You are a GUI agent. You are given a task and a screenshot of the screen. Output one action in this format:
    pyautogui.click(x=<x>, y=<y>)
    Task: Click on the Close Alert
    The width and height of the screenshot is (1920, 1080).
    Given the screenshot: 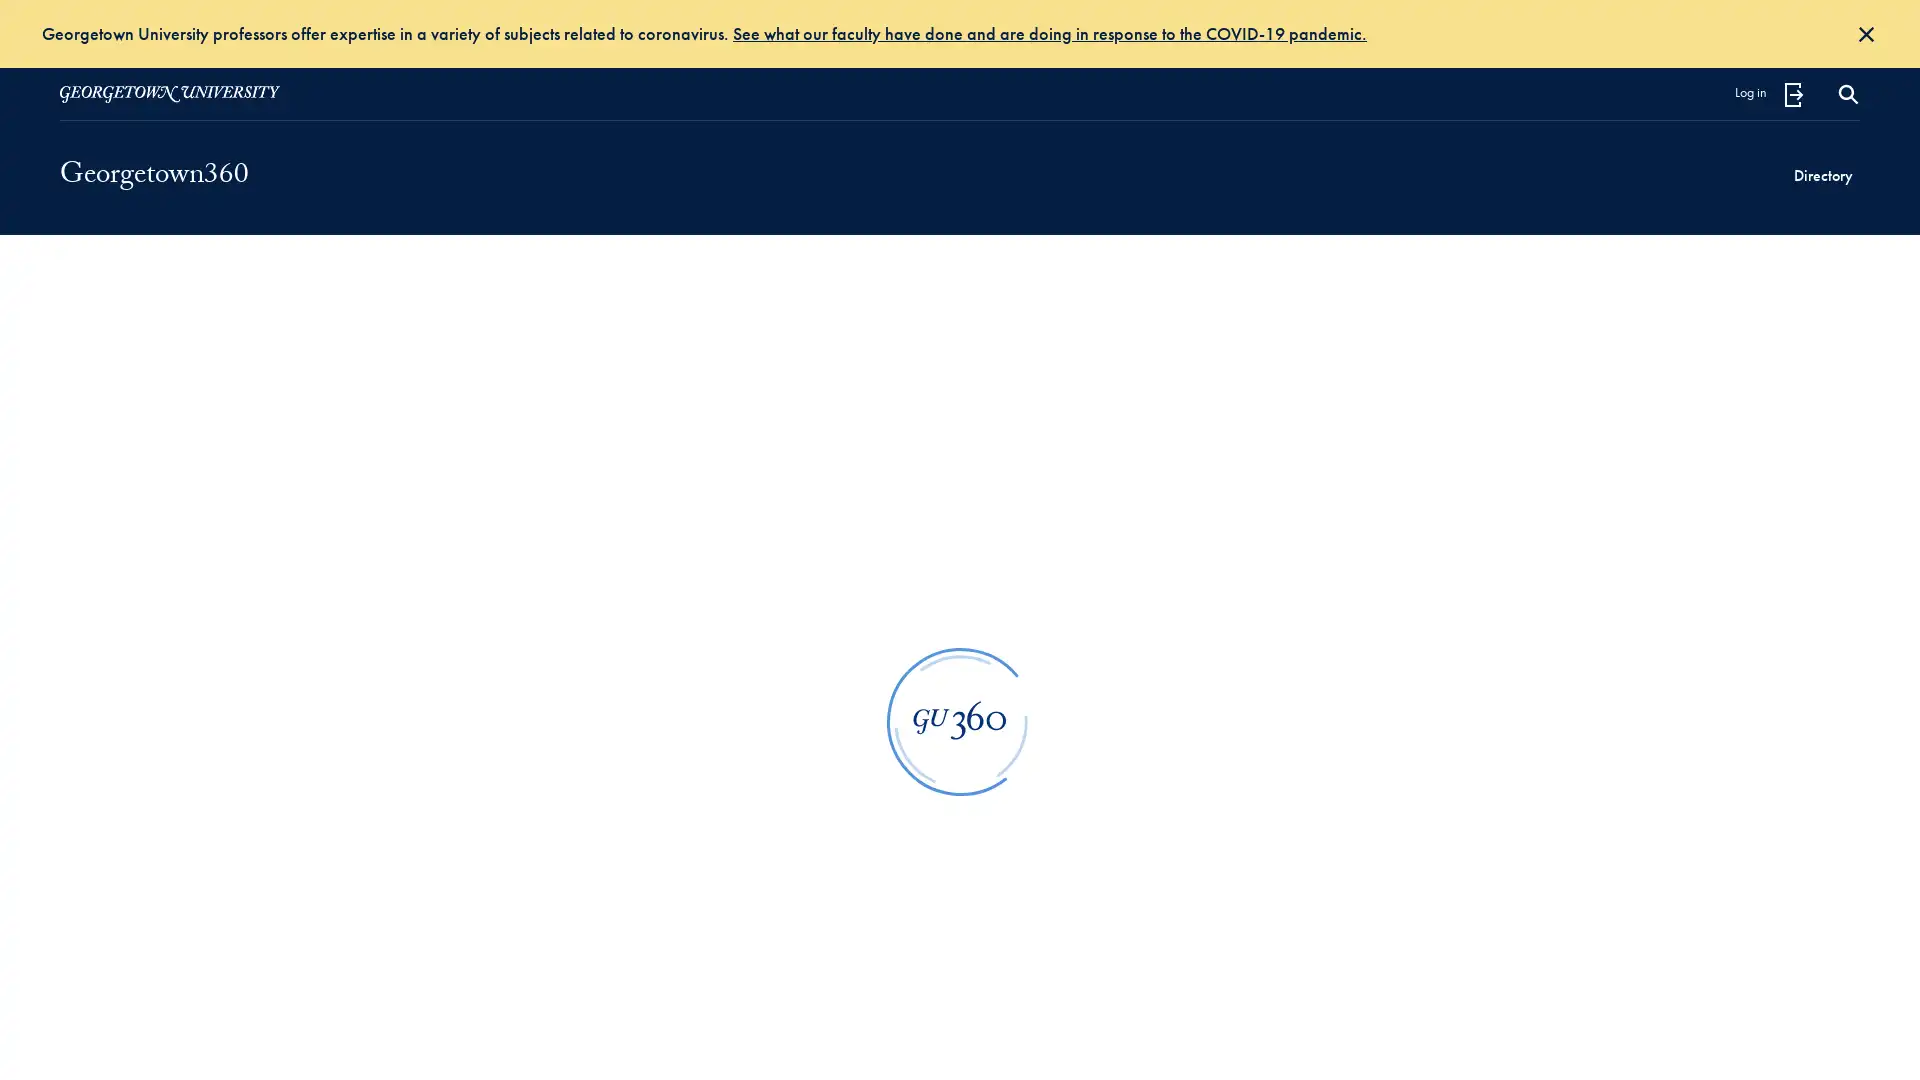 What is the action you would take?
    pyautogui.click(x=1865, y=34)
    